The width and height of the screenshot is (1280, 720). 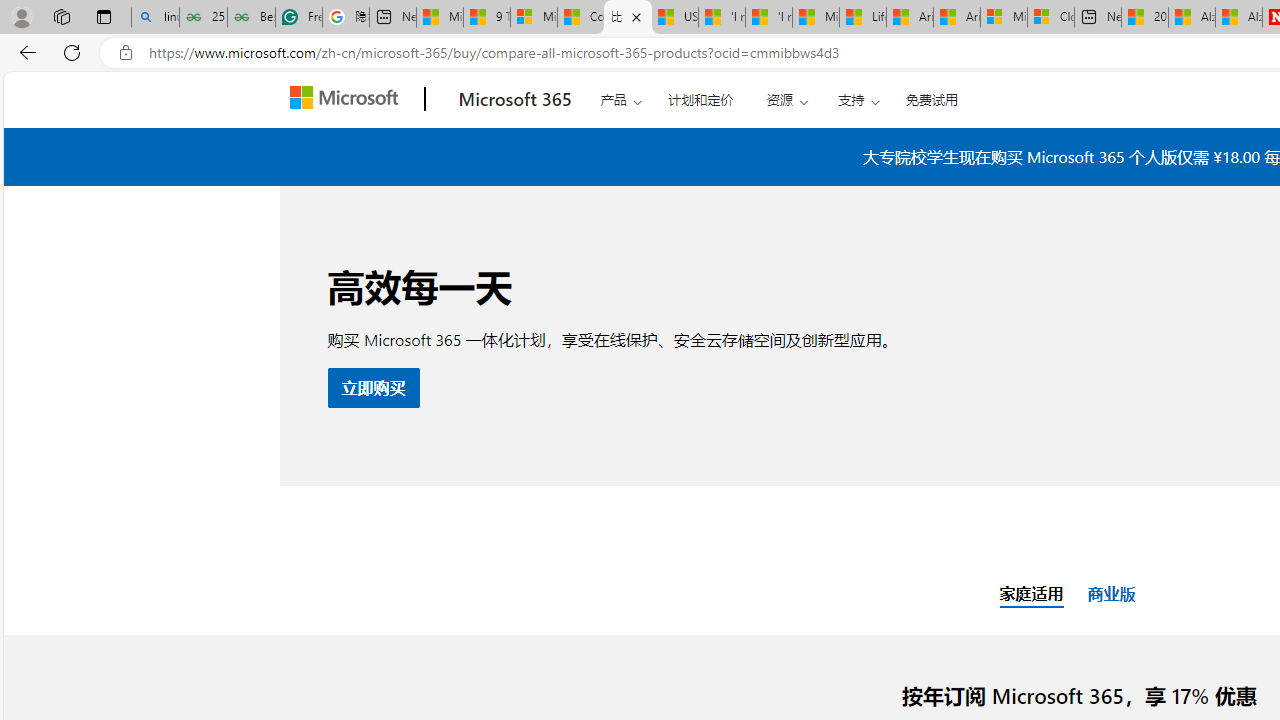 I want to click on 'USA TODAY - MSN', so click(x=674, y=17).